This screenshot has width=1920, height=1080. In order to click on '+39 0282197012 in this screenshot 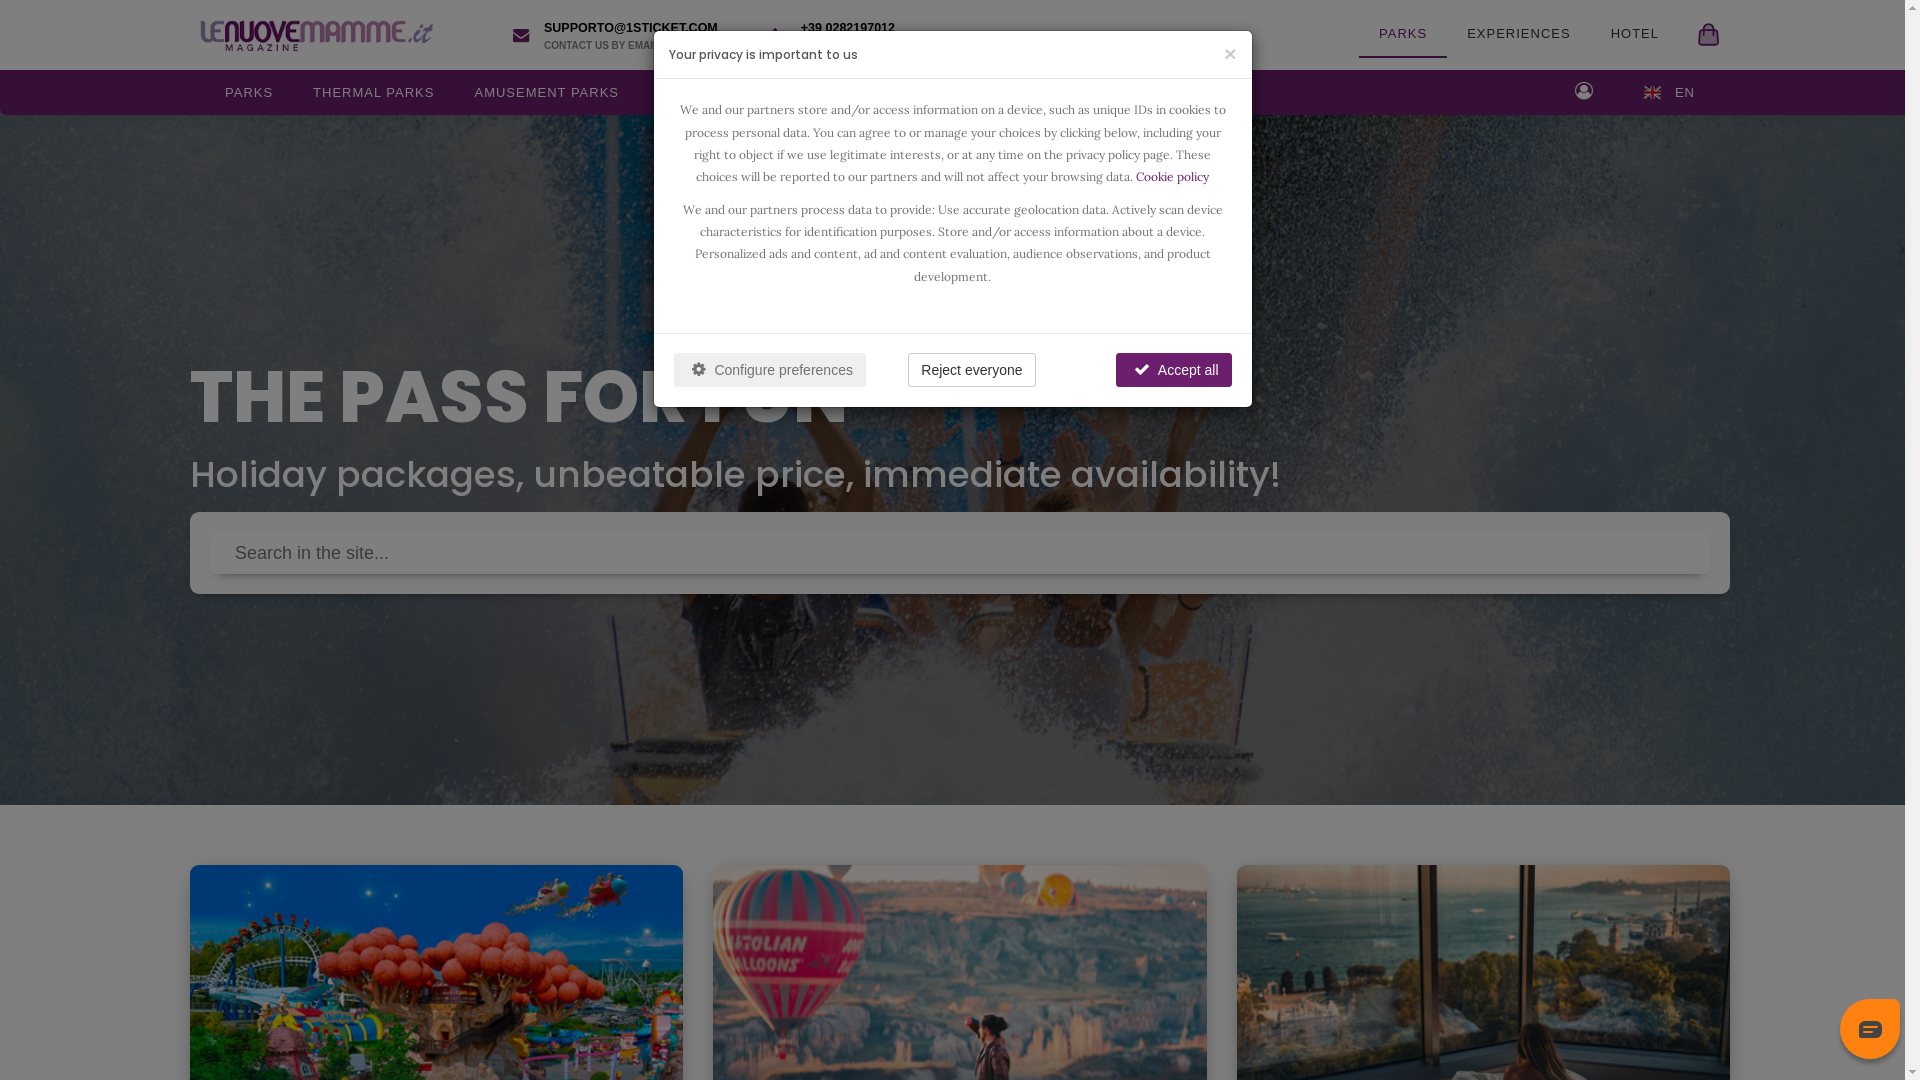, I will do `click(840, 34)`.